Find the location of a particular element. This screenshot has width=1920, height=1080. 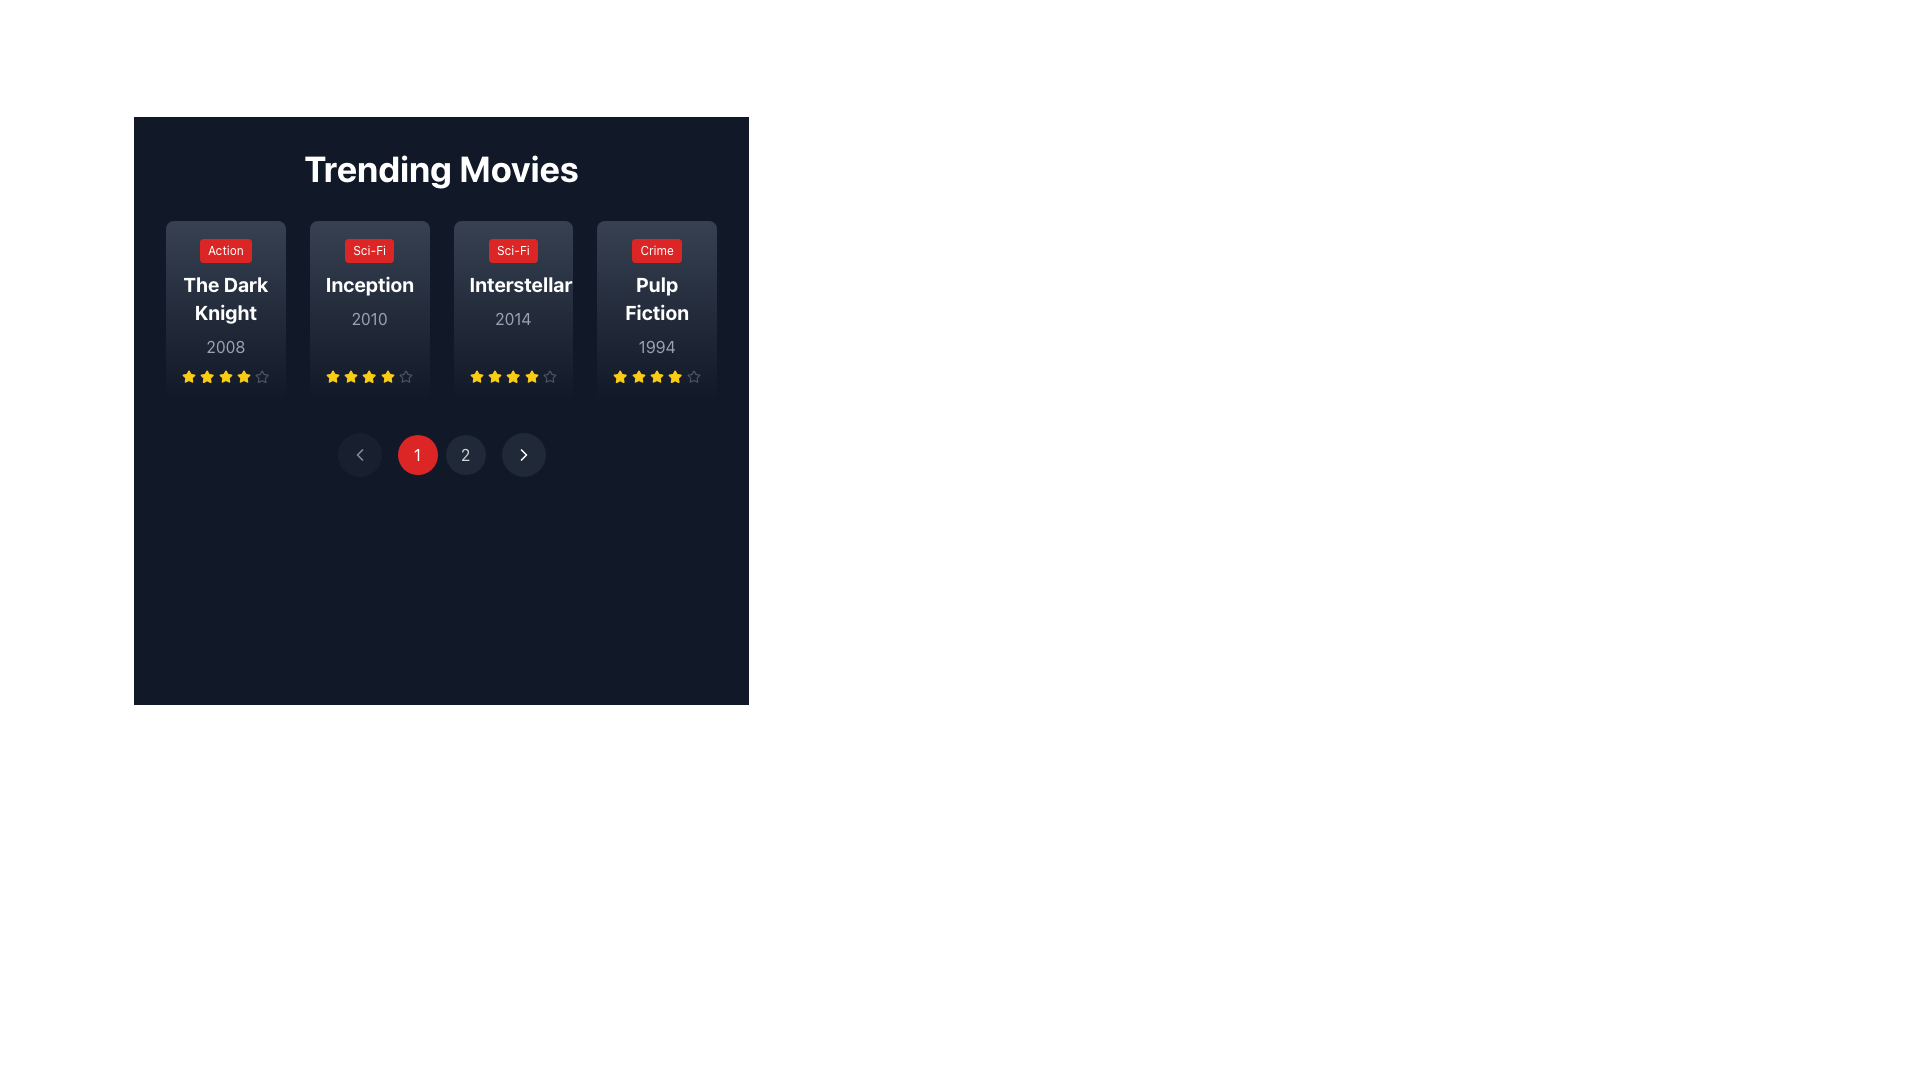

the pagination button located at the bottom center of the interface is located at coordinates (523, 454).